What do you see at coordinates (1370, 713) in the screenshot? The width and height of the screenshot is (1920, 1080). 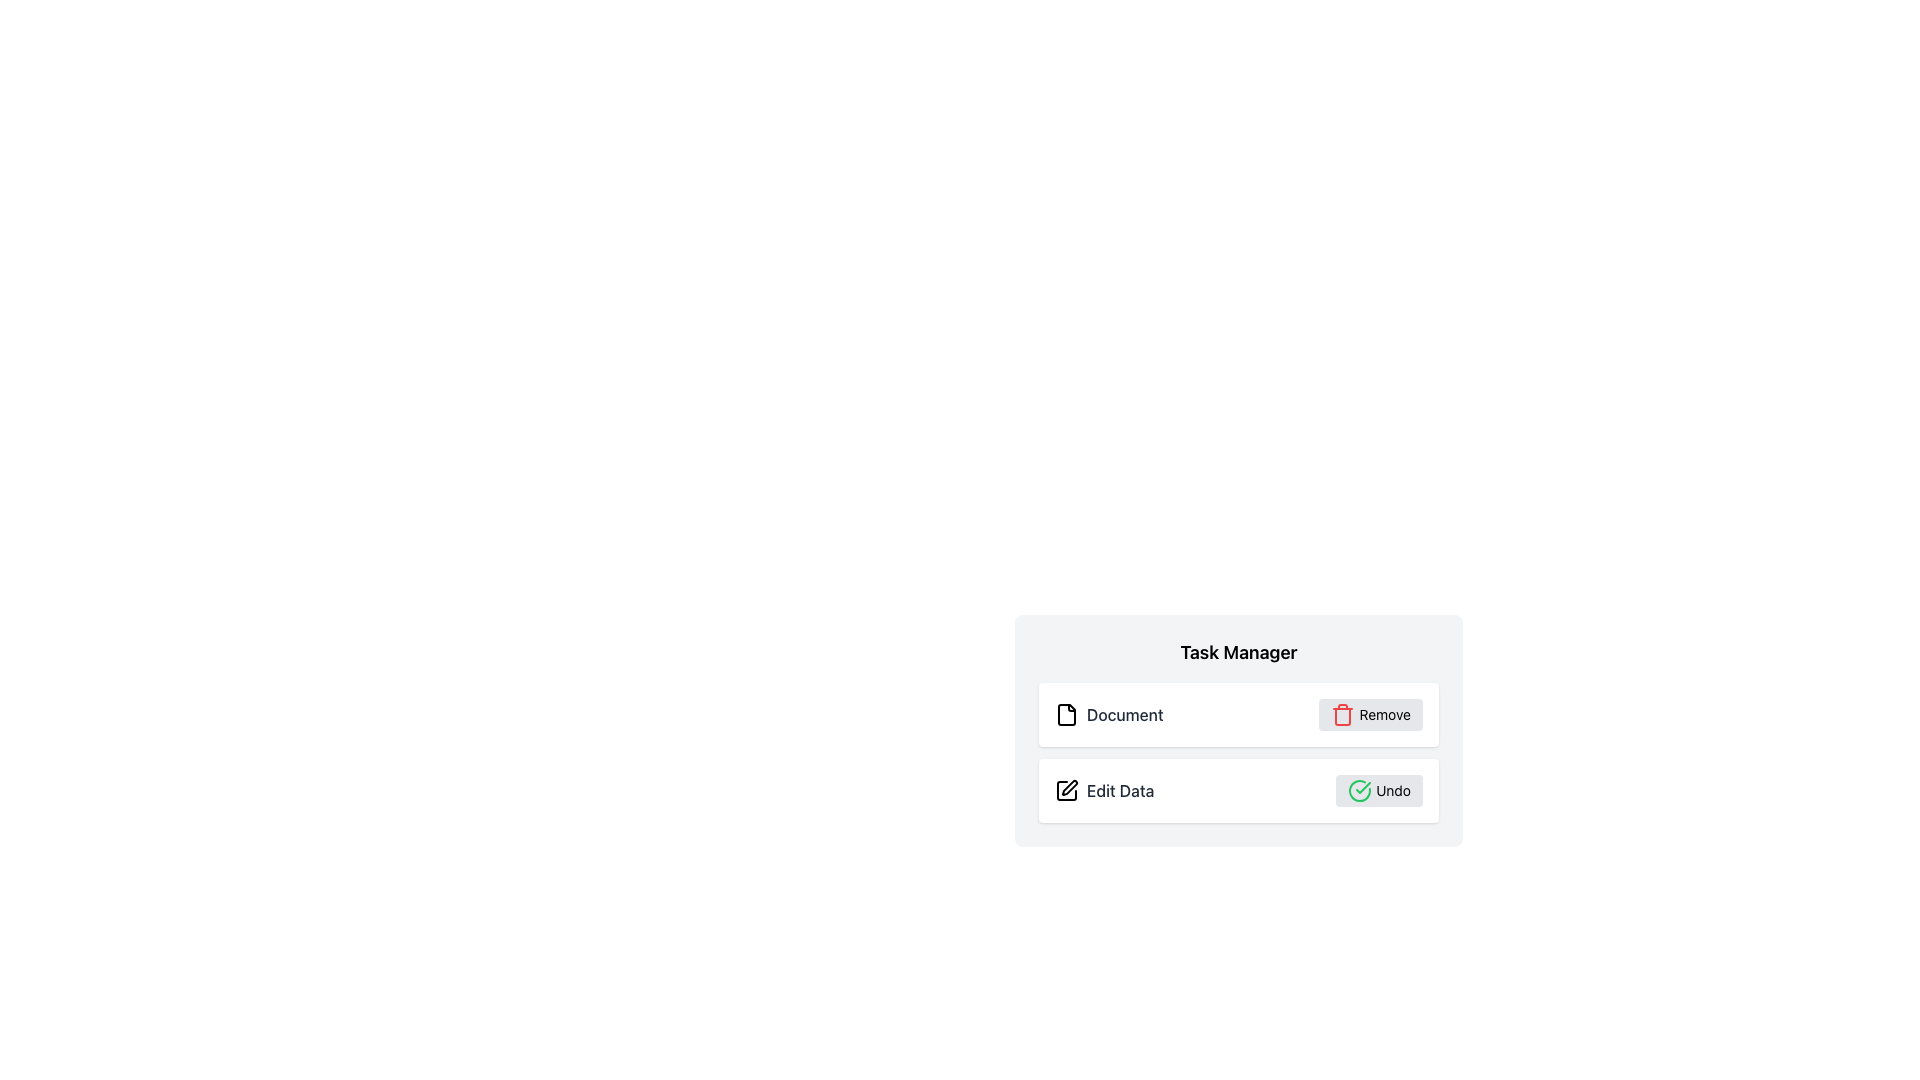 I see `the functional button located to the right of the text 'Document'` at bounding box center [1370, 713].